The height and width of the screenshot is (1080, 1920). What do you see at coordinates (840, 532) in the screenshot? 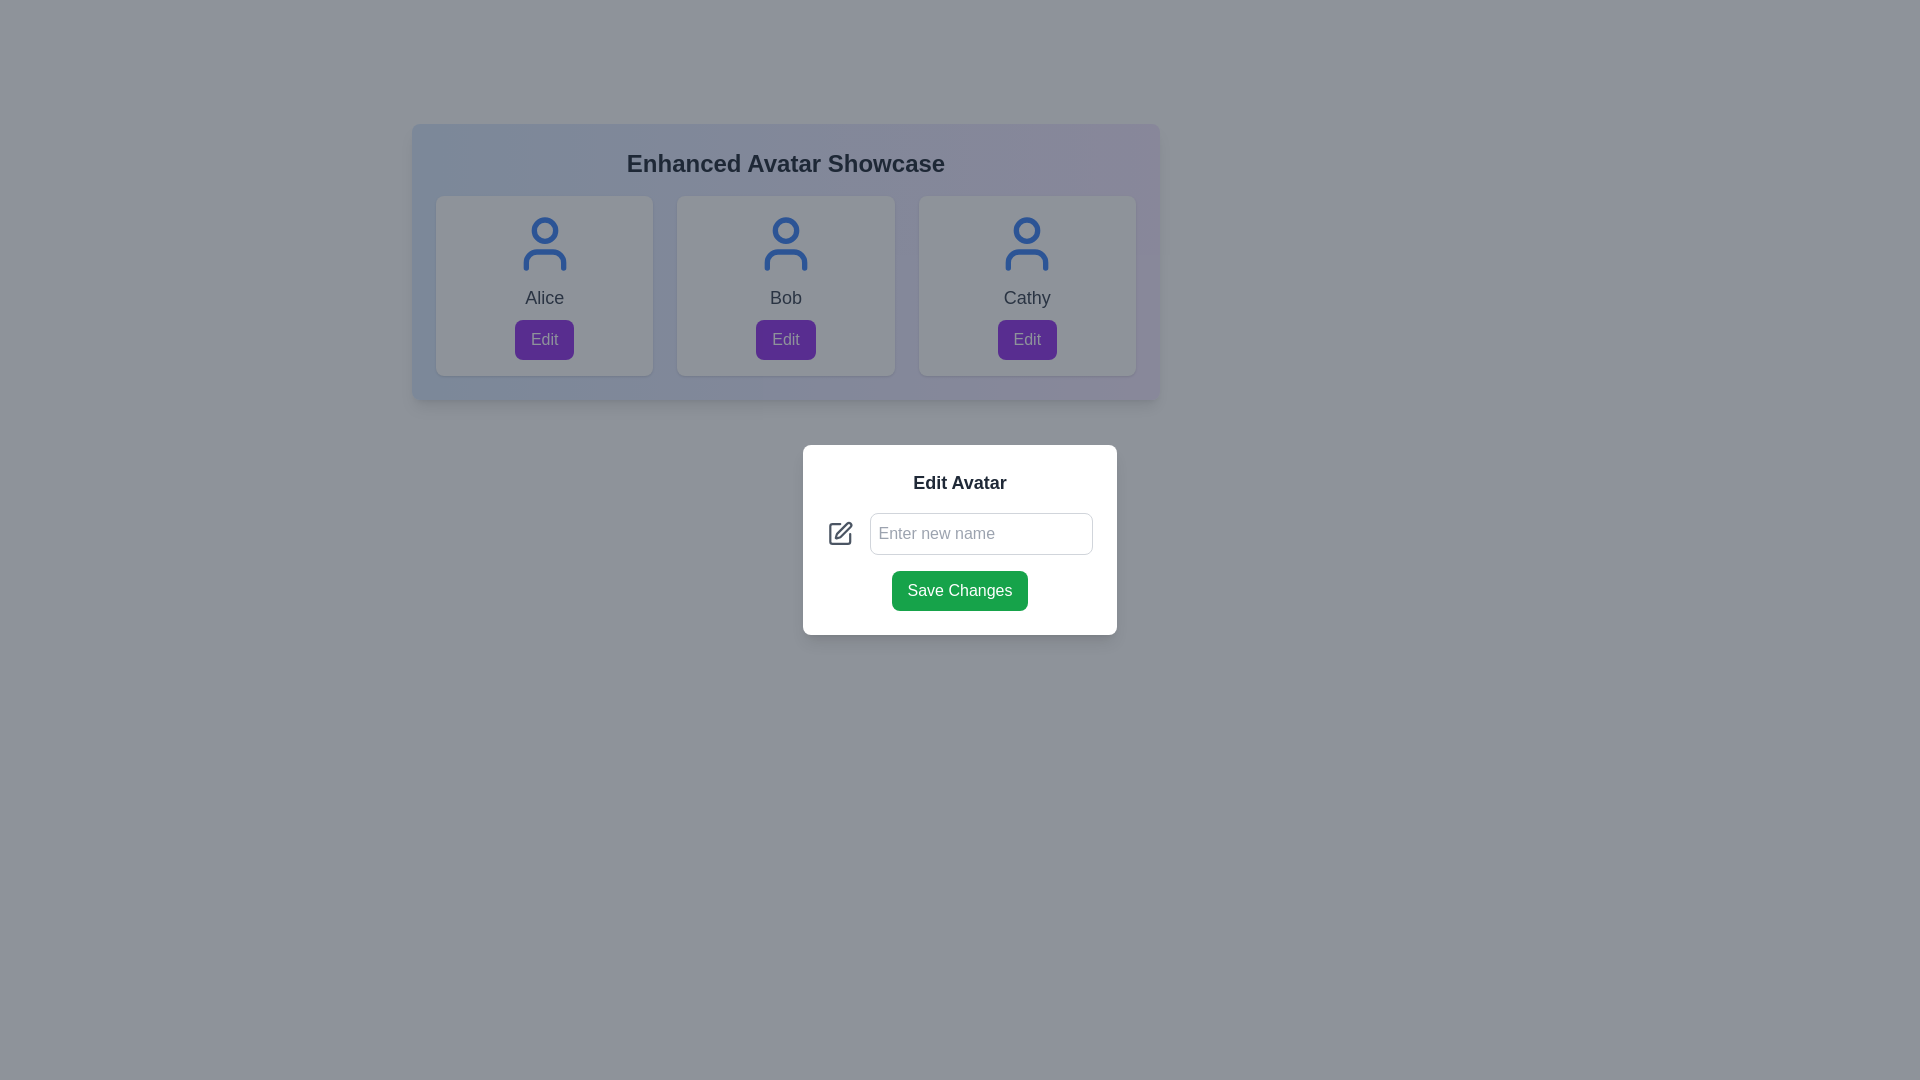
I see `the details of the gray pen icon located at the top-left corner of the 'Enter new name' input field, which is aligned with the 'Edit Avatar' modal` at bounding box center [840, 532].